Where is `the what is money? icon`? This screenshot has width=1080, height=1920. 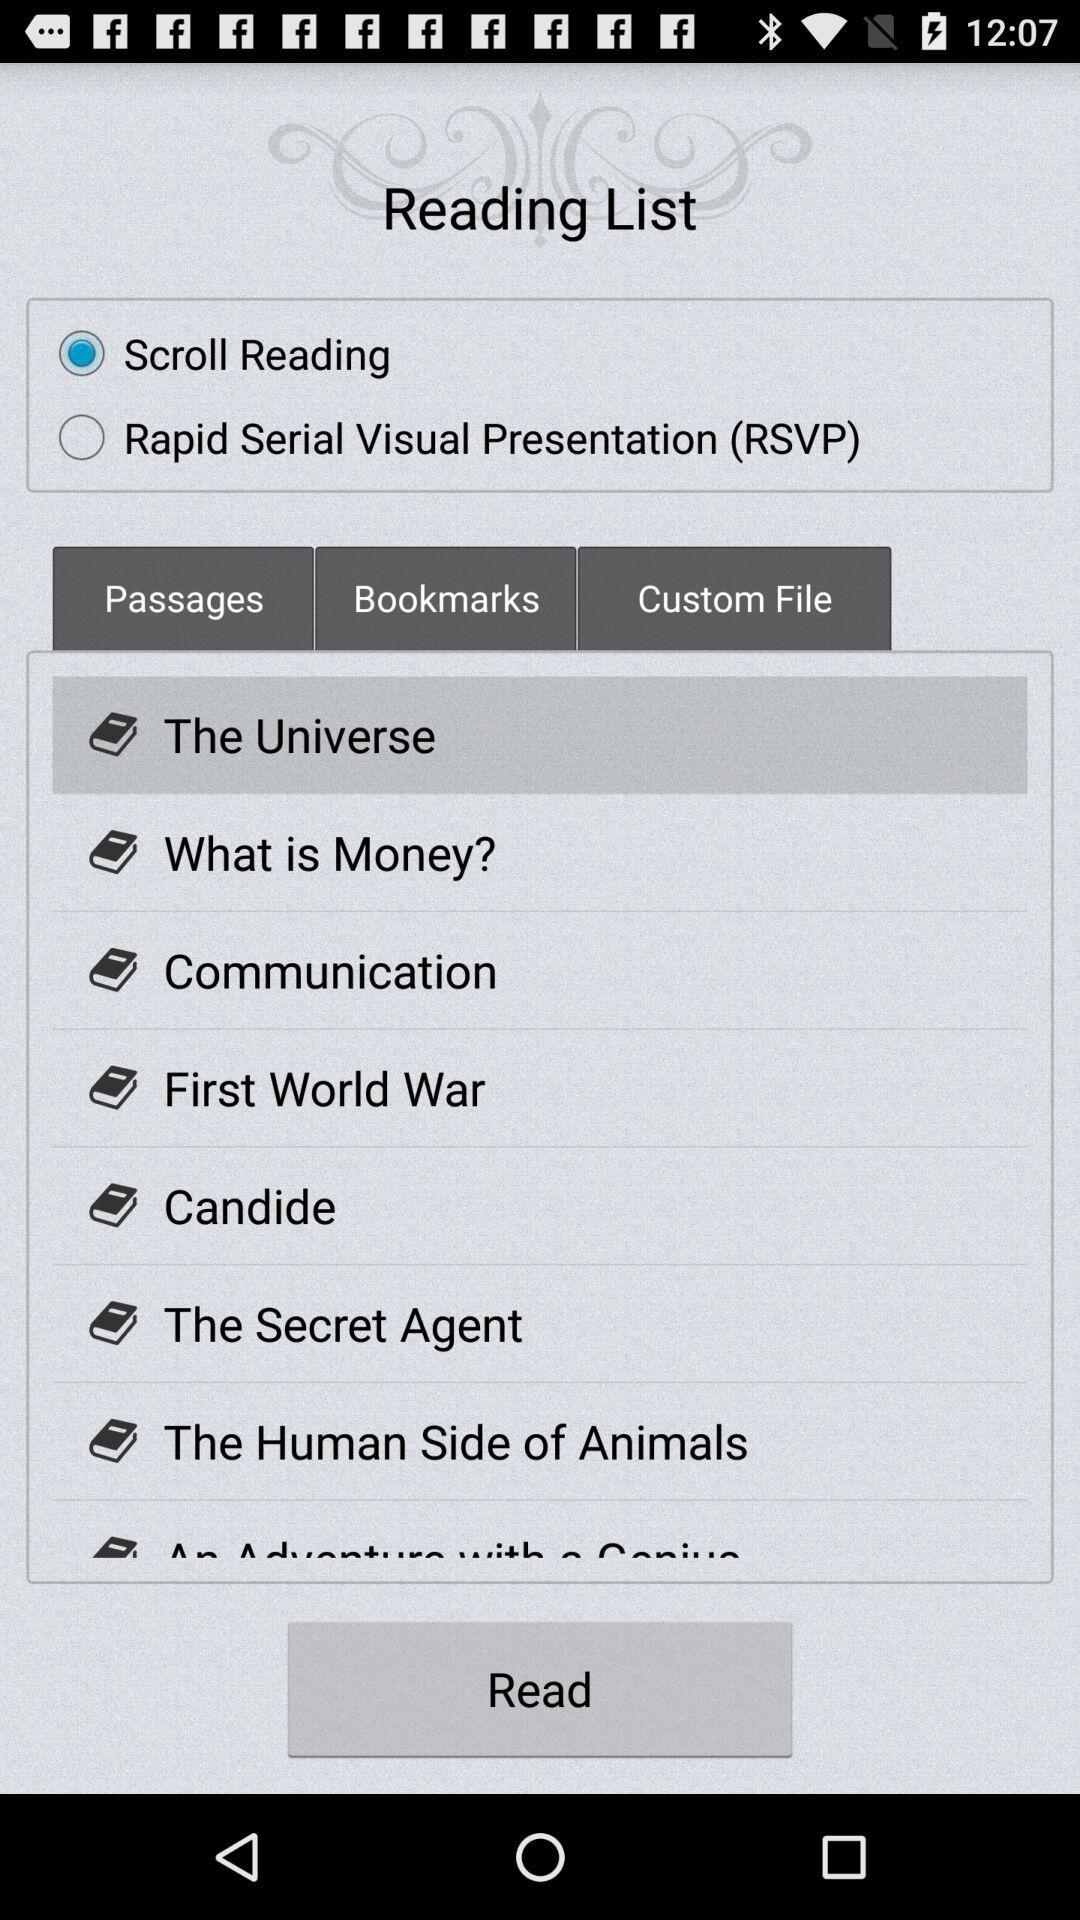 the what is money? icon is located at coordinates (329, 852).